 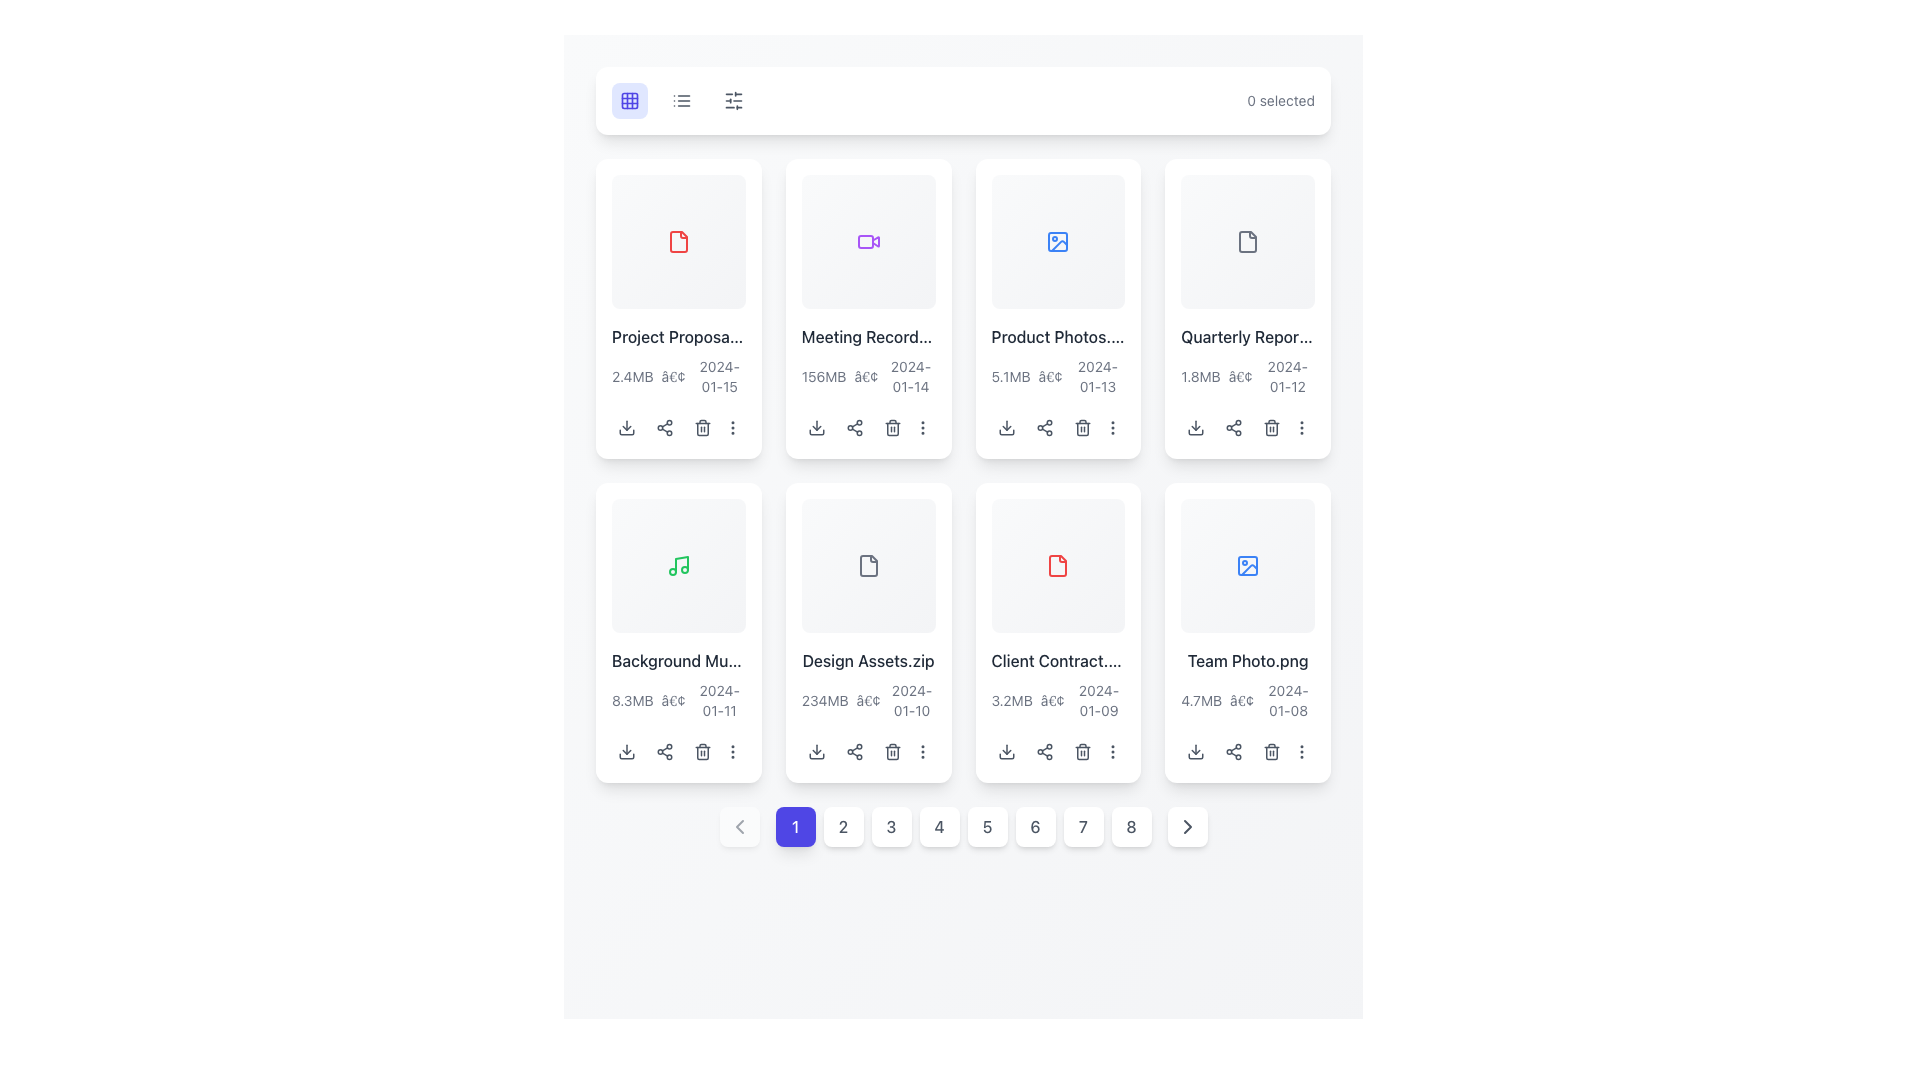 I want to click on the action bar located at the bottom of the 'Team Photo.png' card, so click(x=1247, y=751).